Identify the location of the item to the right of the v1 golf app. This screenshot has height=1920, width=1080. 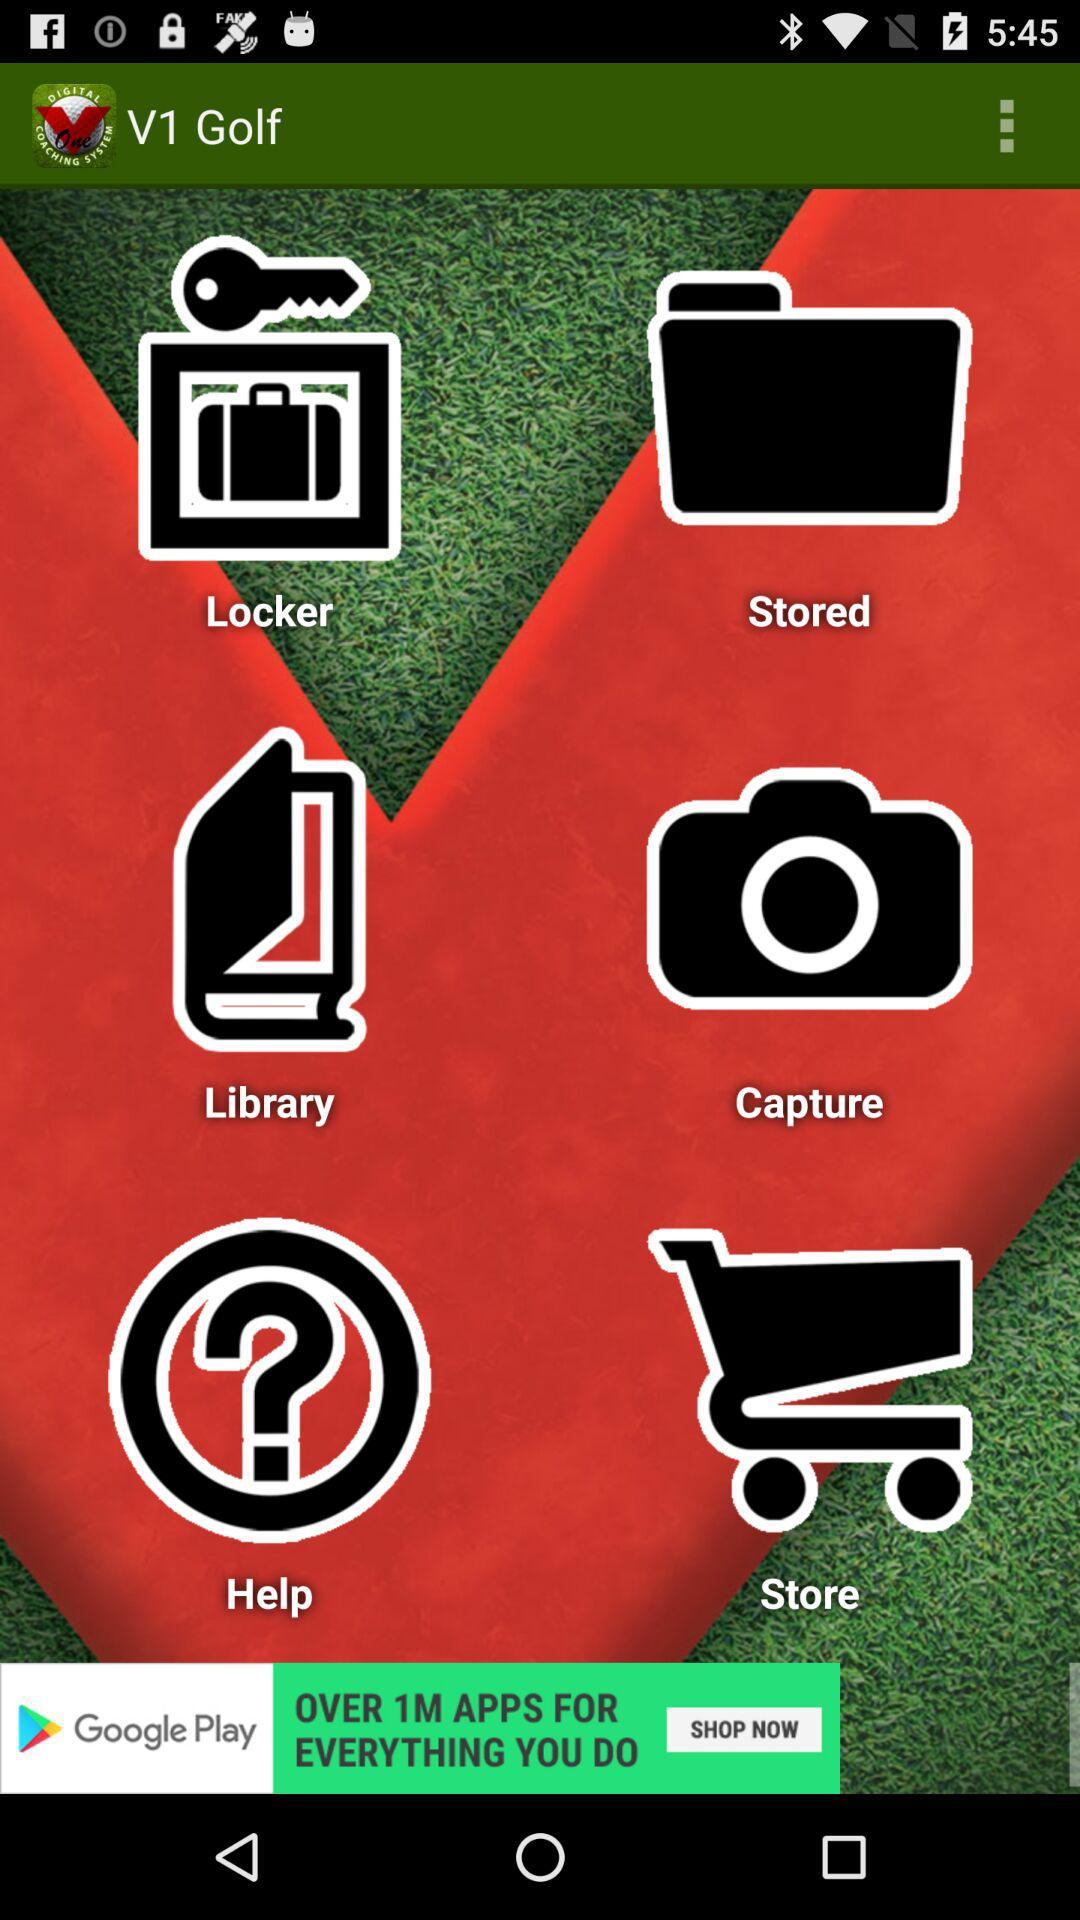
(1006, 124).